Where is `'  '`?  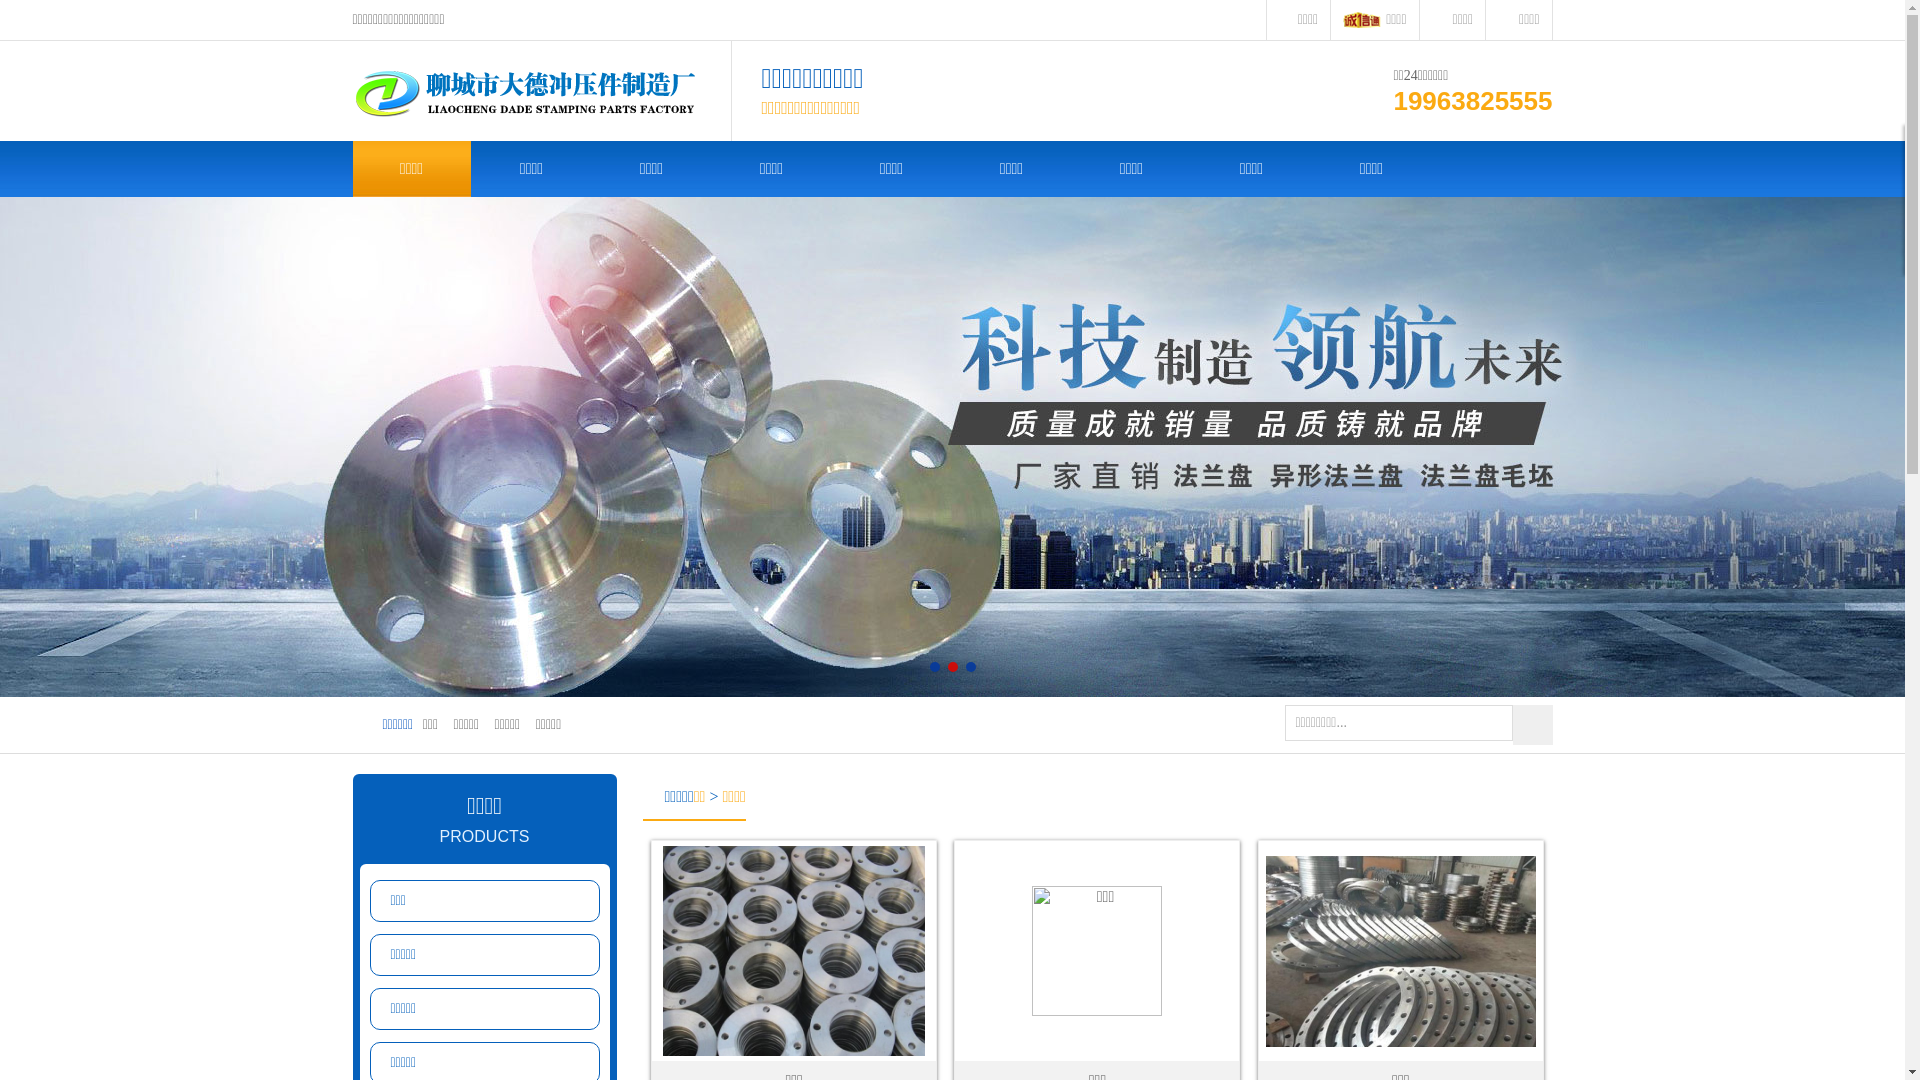 '  ' is located at coordinates (1530, 725).